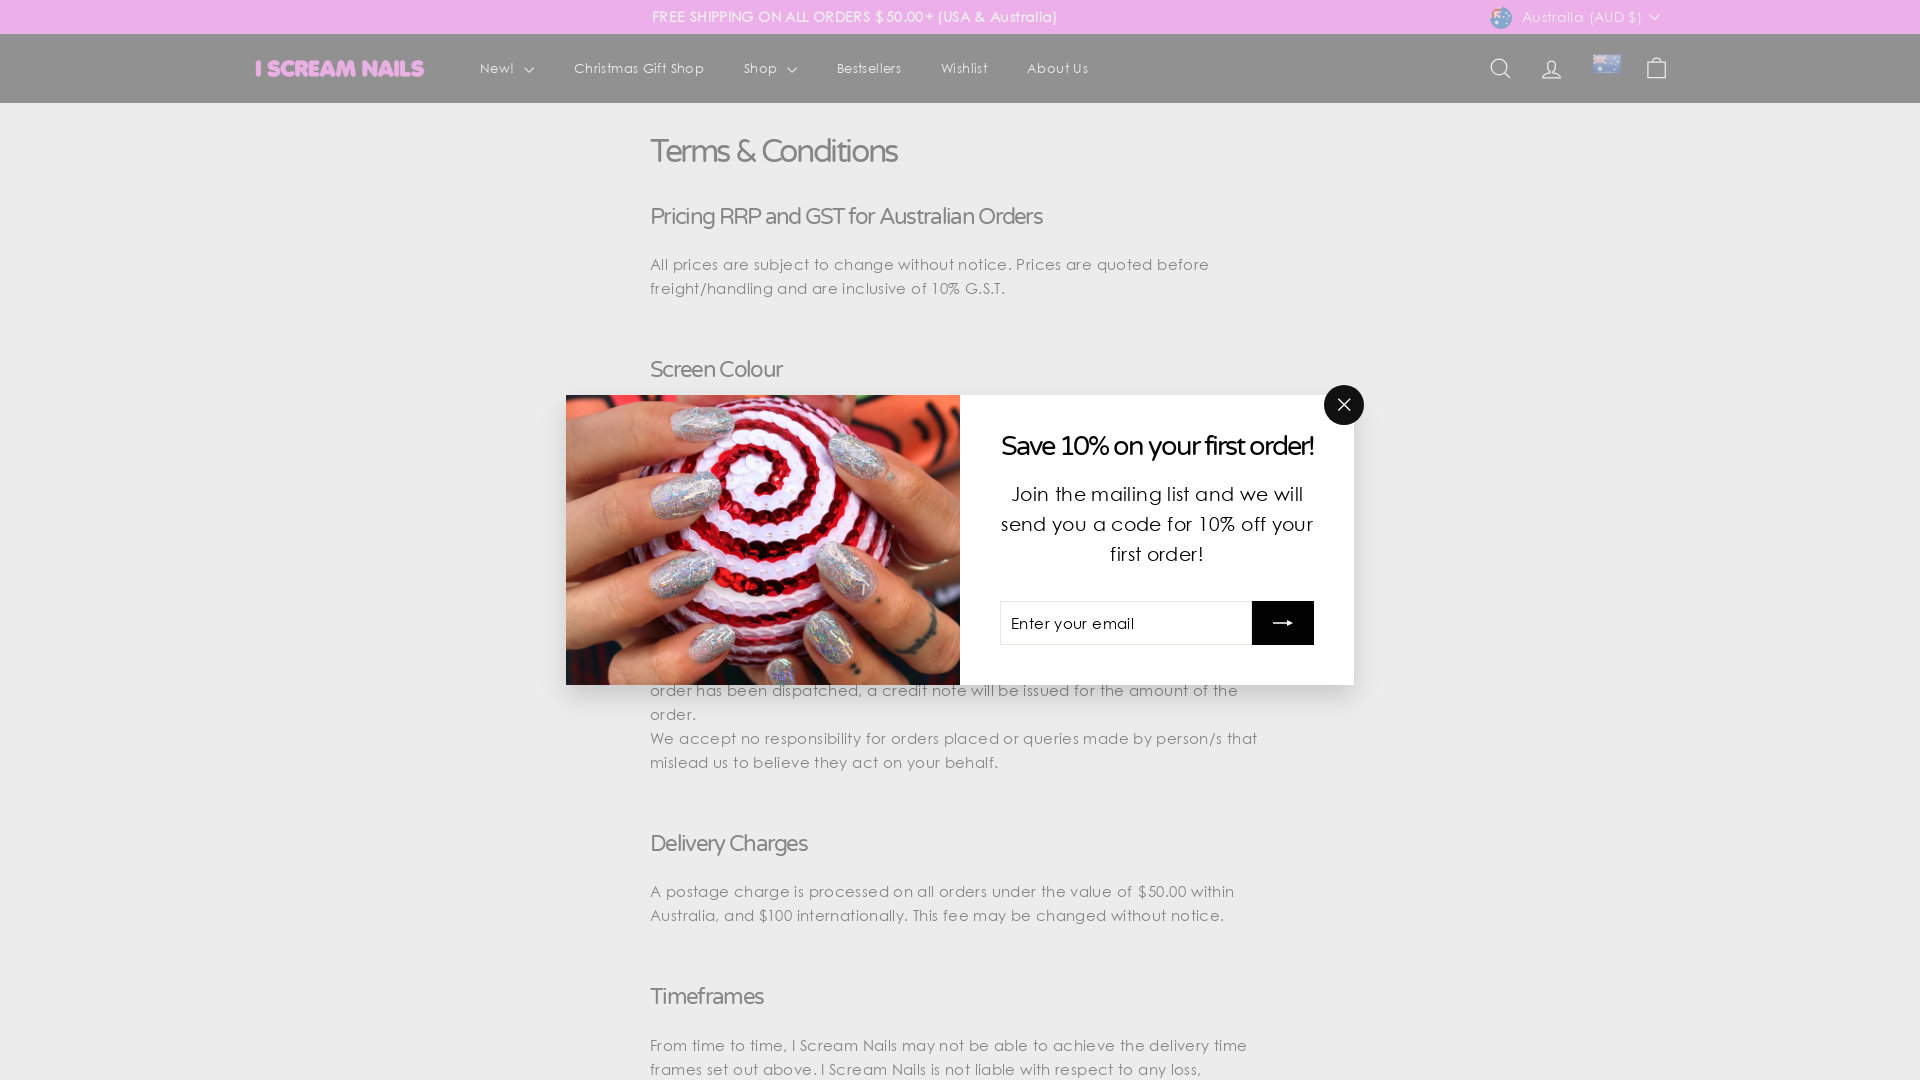  I want to click on 'Search', so click(1474, 67).